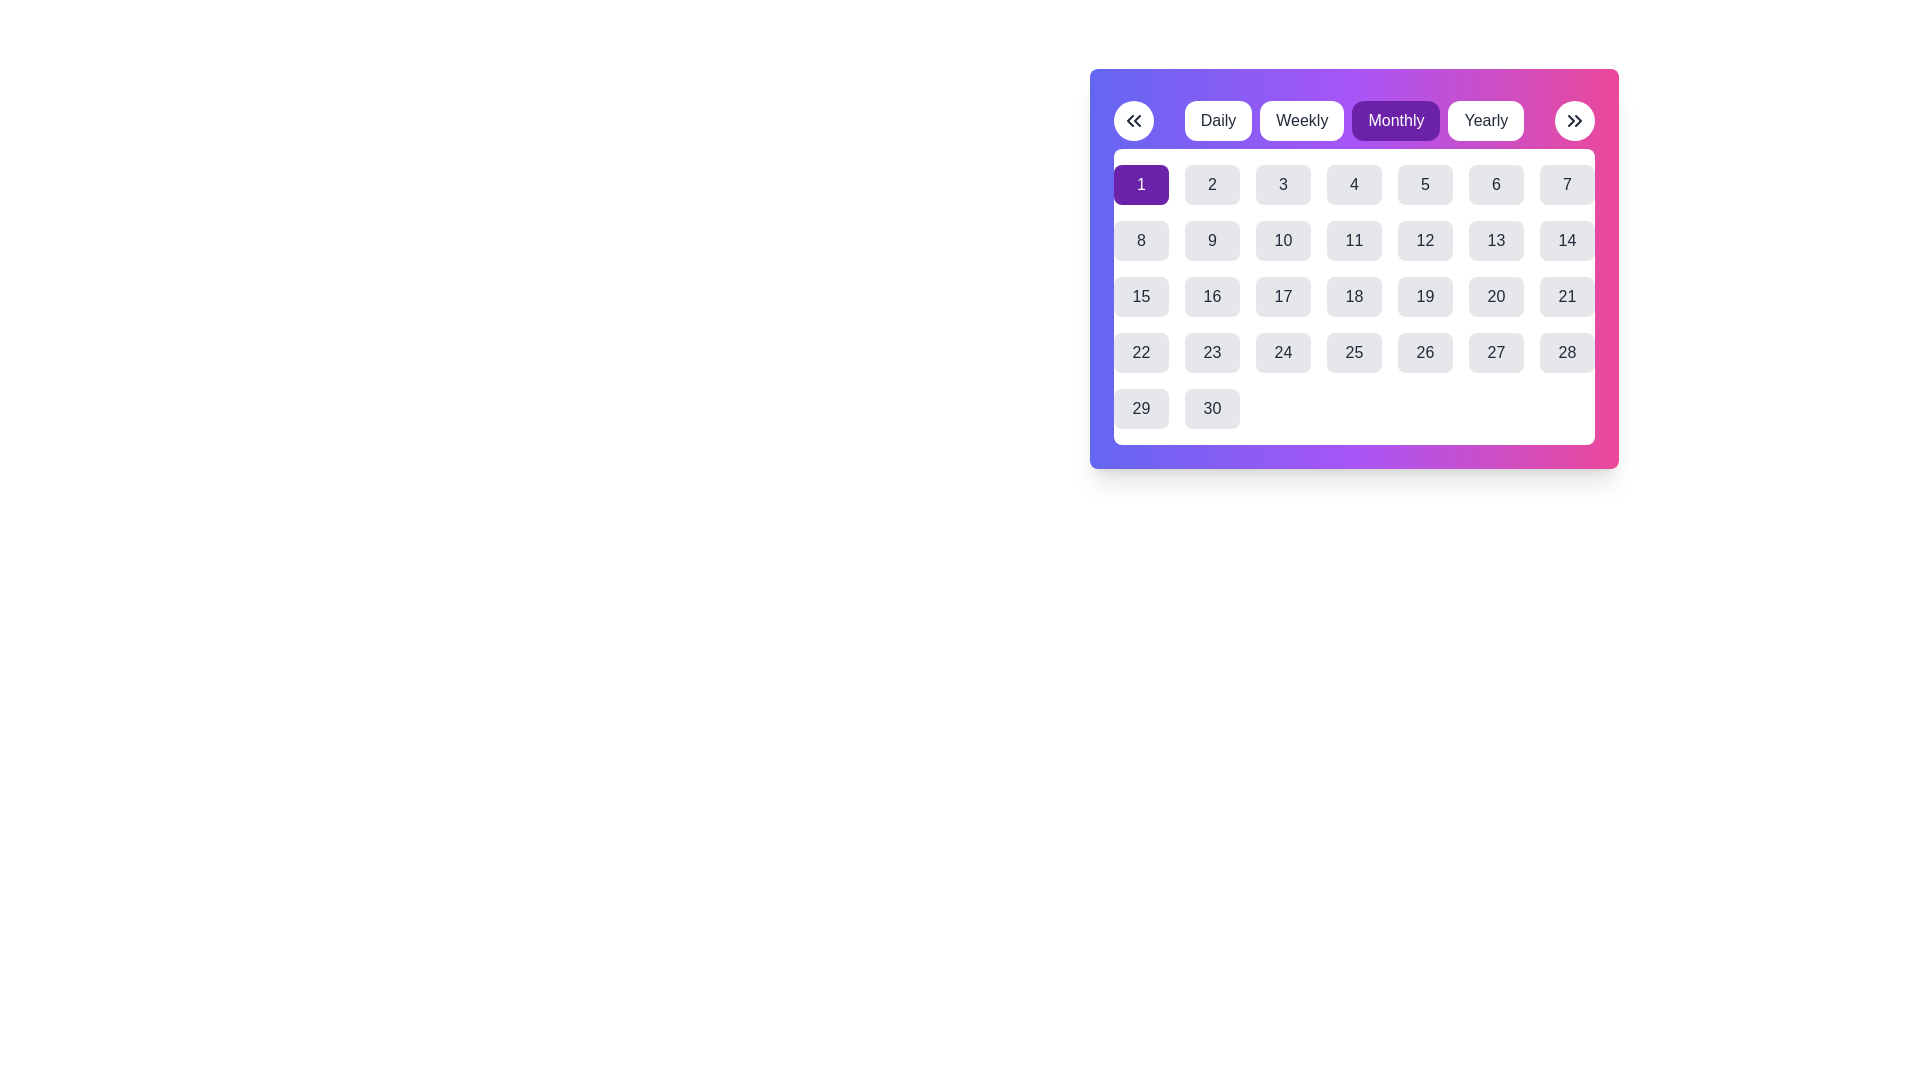  I want to click on the interactive day selector button for the 20th day of the month located in the third row, sixth column of the calendar interface, so click(1496, 297).